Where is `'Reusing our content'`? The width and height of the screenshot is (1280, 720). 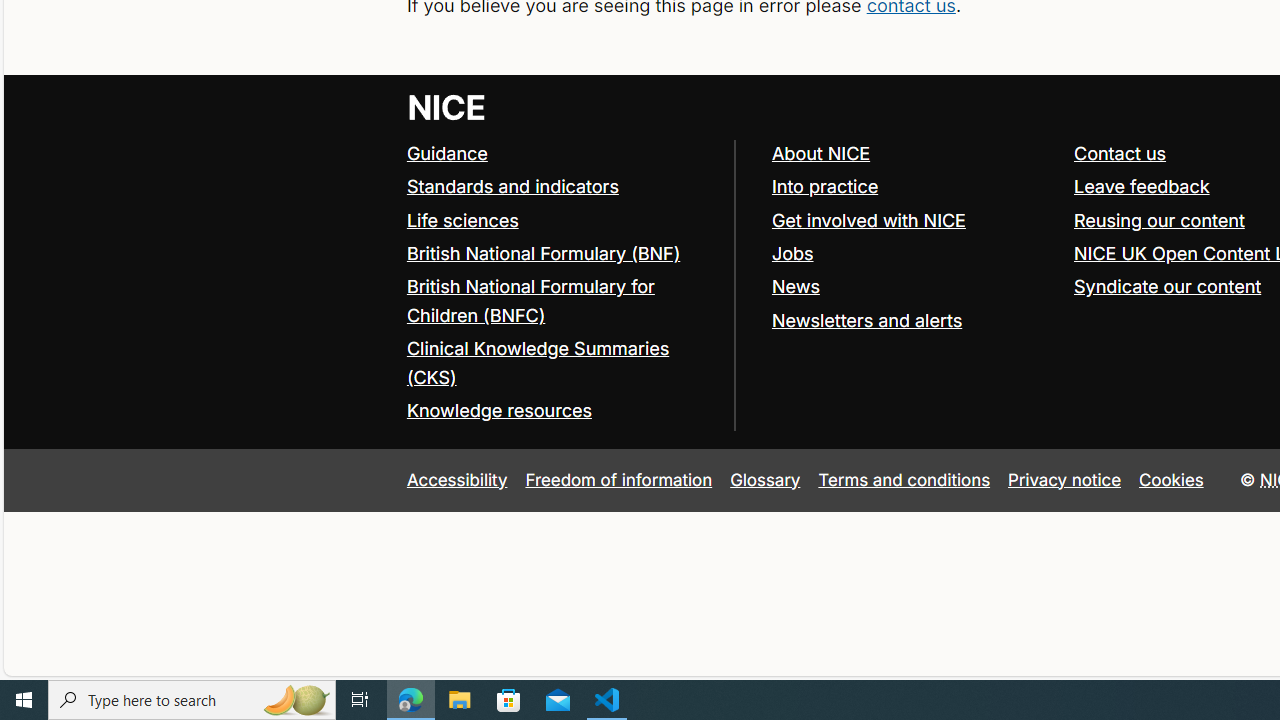 'Reusing our content' is located at coordinates (1159, 219).